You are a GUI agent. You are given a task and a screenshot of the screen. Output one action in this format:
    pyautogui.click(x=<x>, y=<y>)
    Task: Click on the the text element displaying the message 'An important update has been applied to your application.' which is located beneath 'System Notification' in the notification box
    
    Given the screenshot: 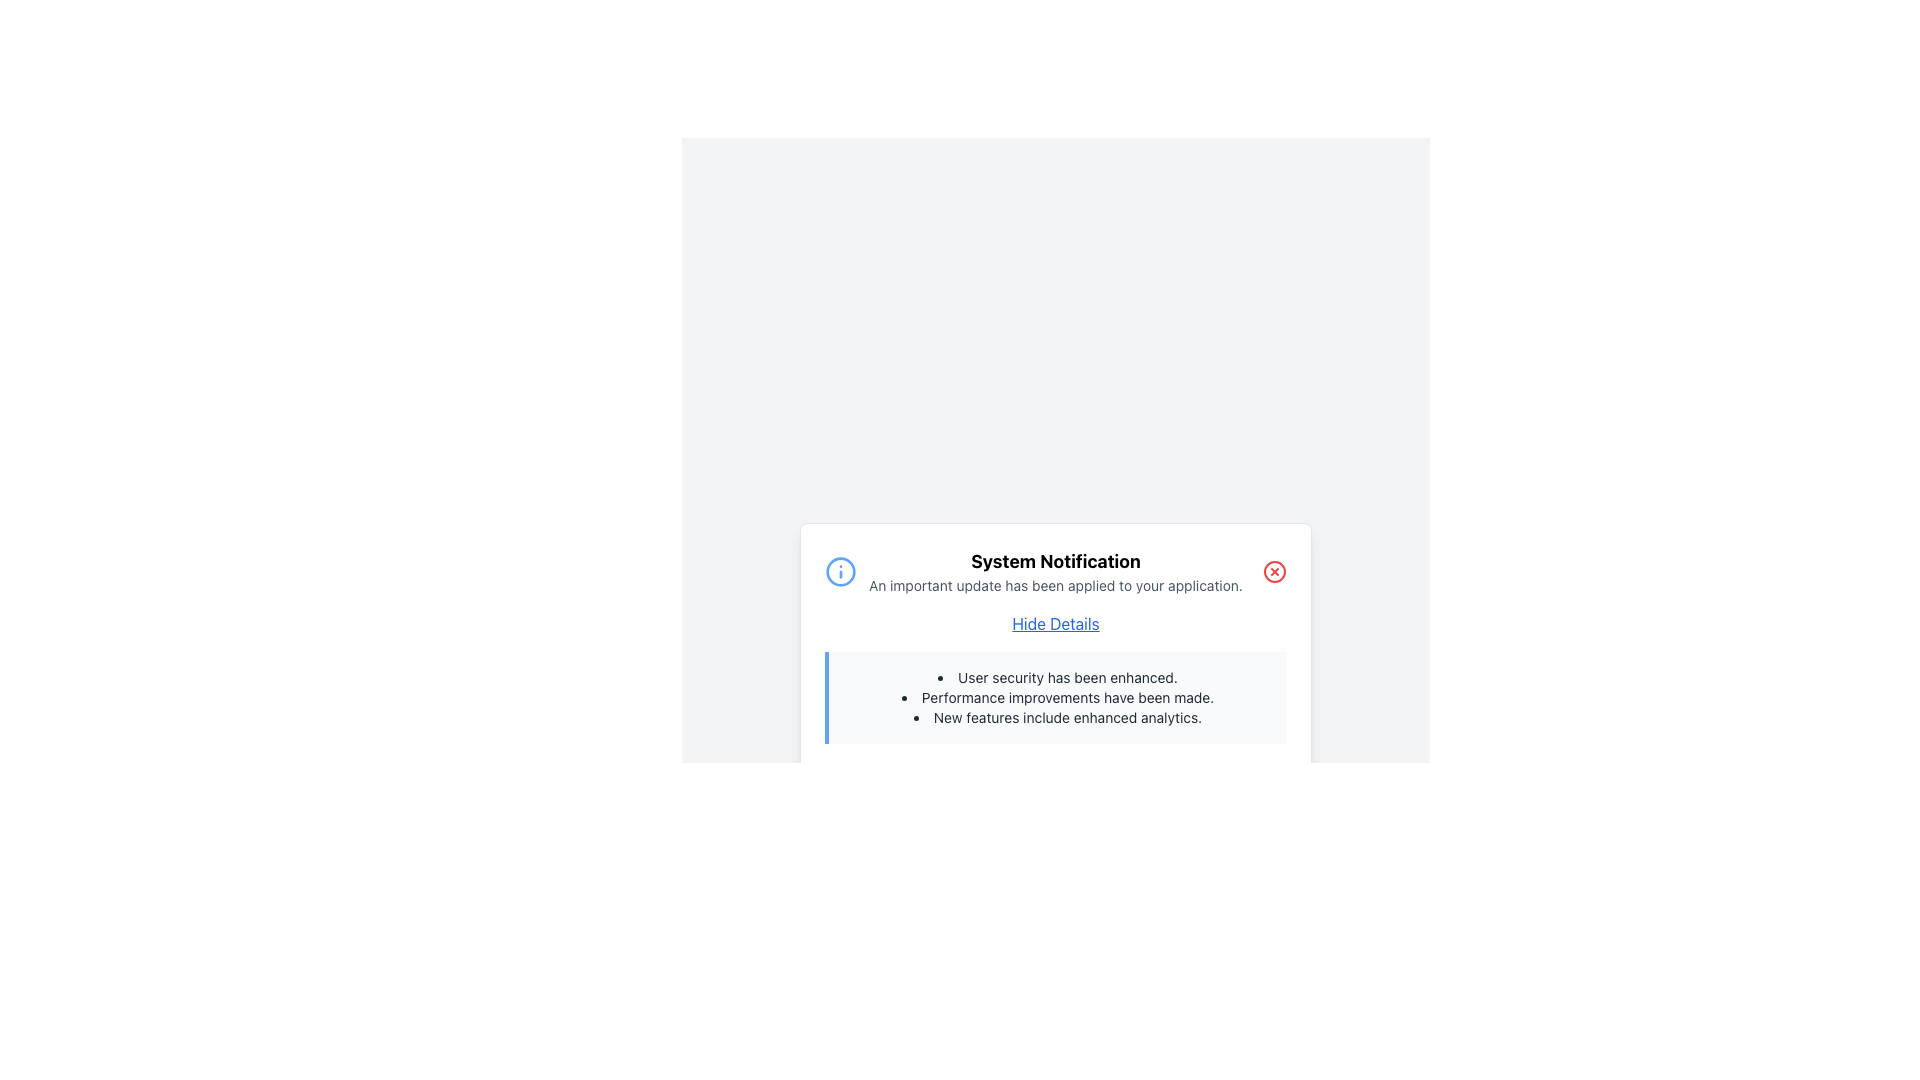 What is the action you would take?
    pyautogui.click(x=1055, y=585)
    